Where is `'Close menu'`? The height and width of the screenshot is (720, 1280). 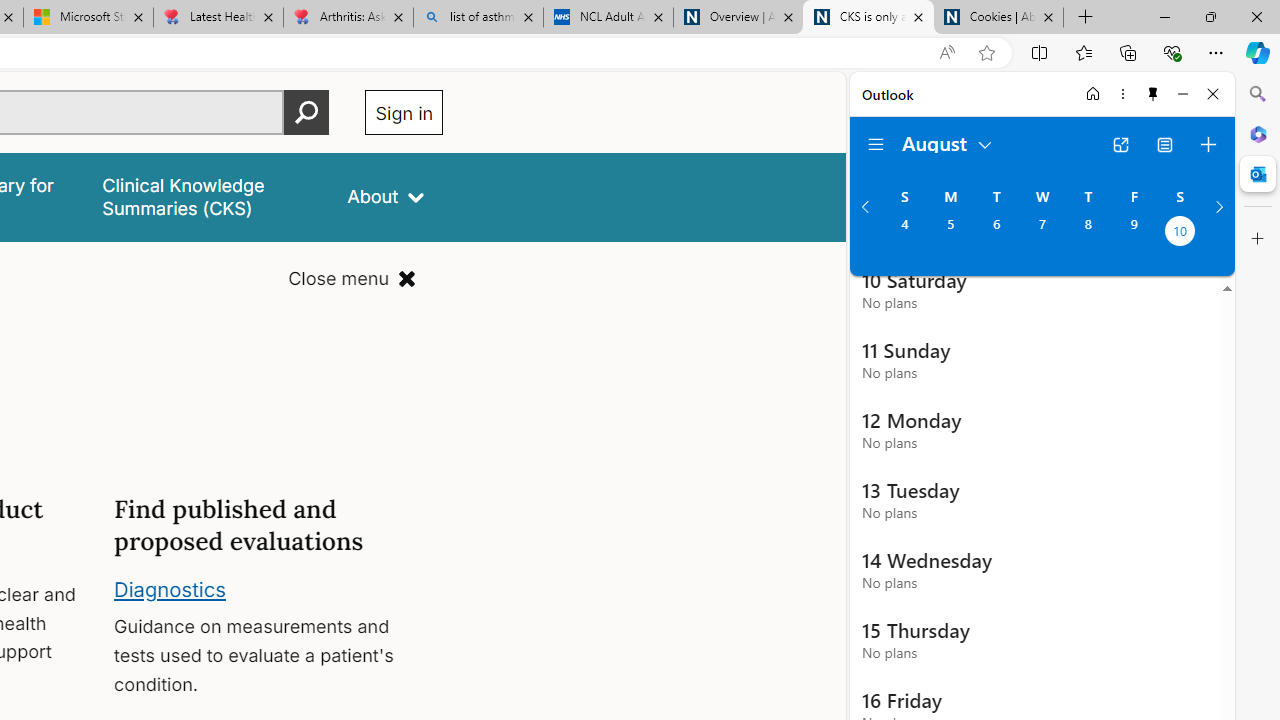 'Close menu' is located at coordinates (352, 279).